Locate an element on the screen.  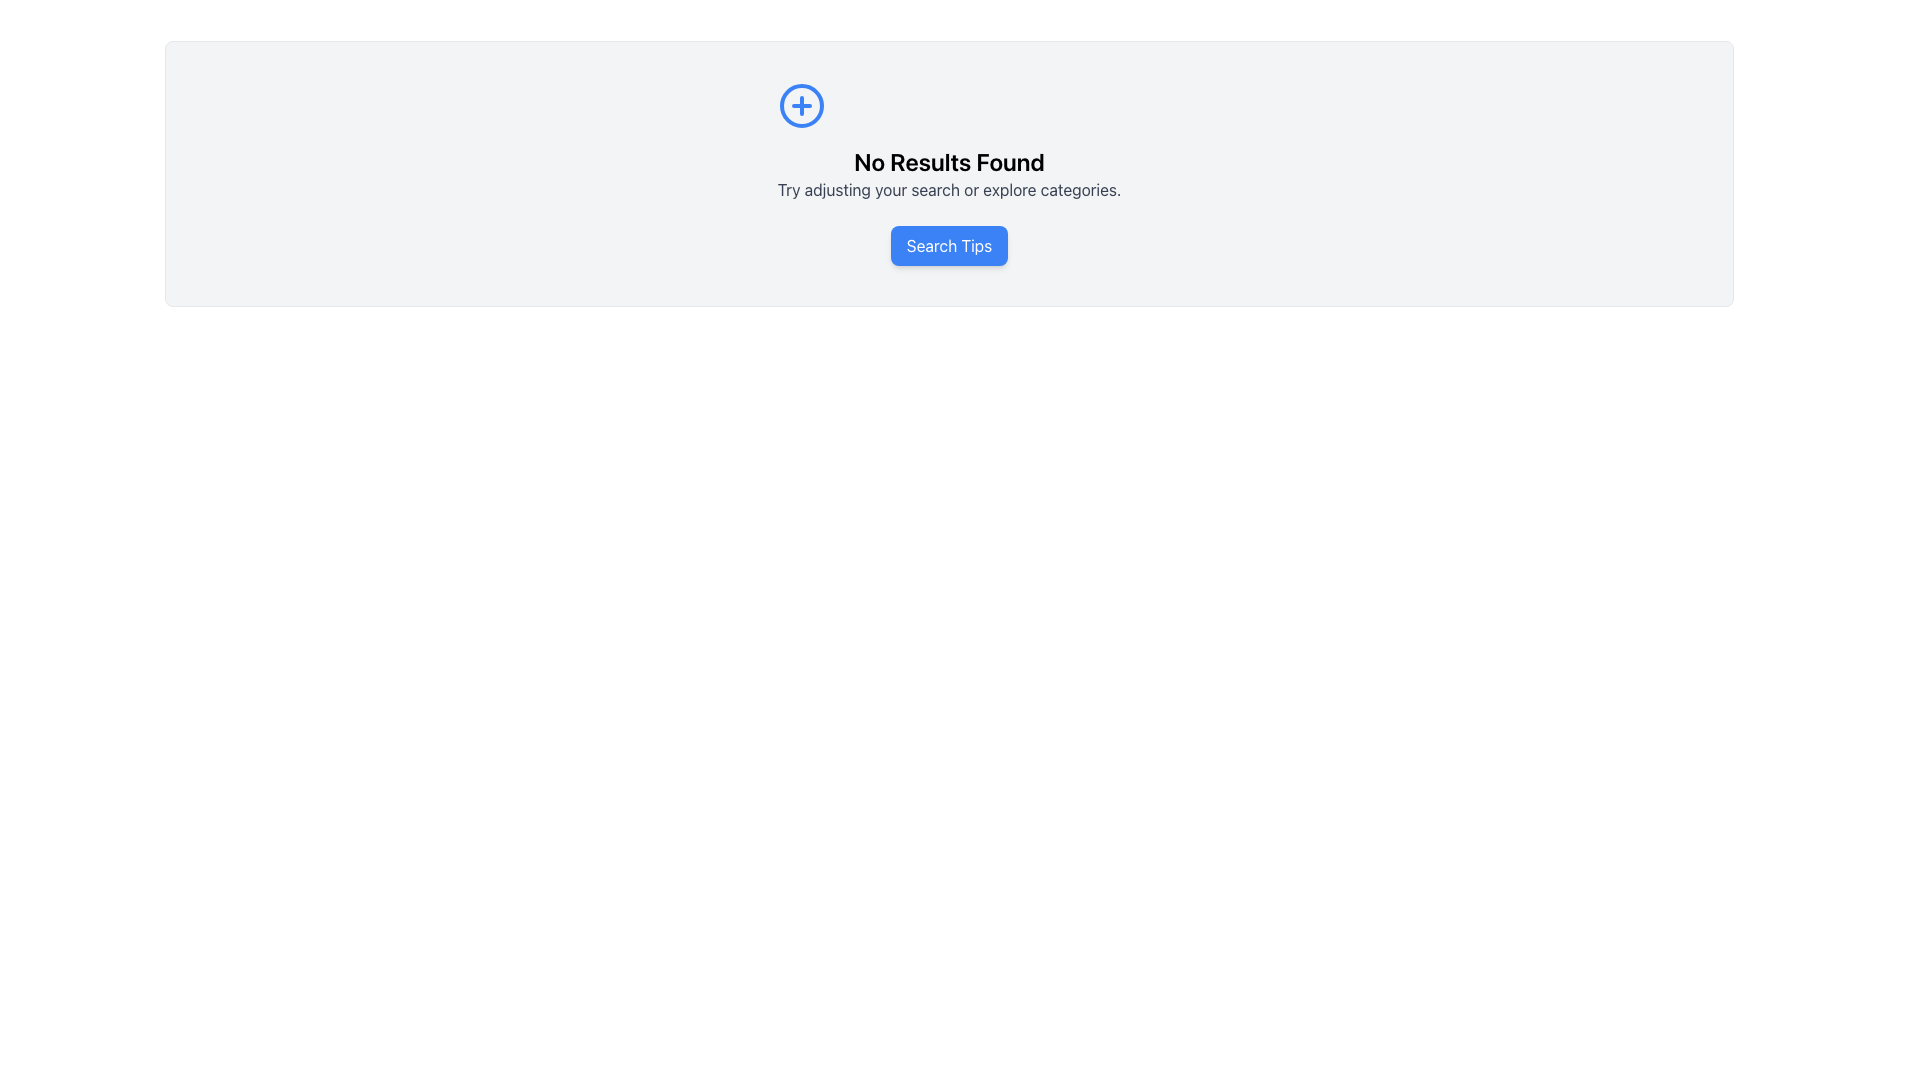
the static text element displaying 'Try adjusting your search or explore categories.' which is located directly beneath the 'No Results Found' heading is located at coordinates (948, 189).